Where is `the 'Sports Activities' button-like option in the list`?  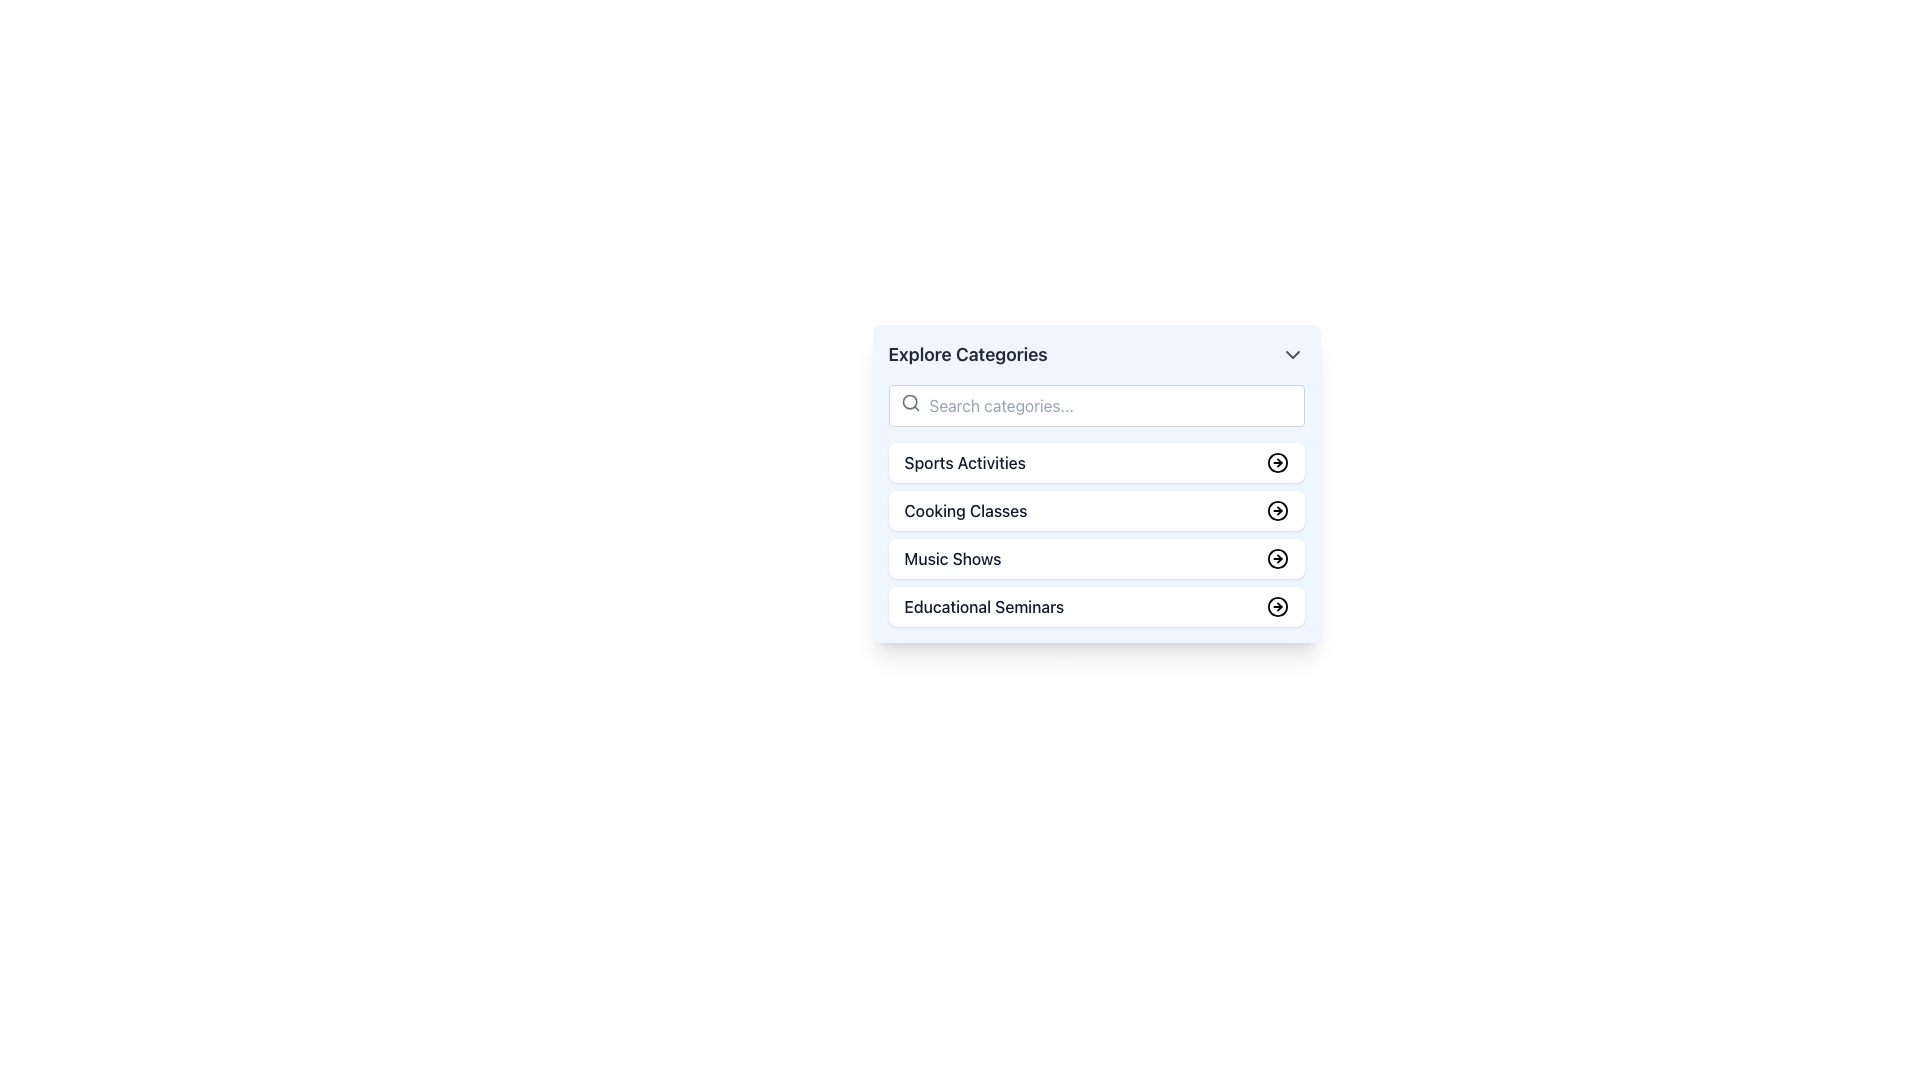 the 'Sports Activities' button-like option in the list is located at coordinates (1095, 462).